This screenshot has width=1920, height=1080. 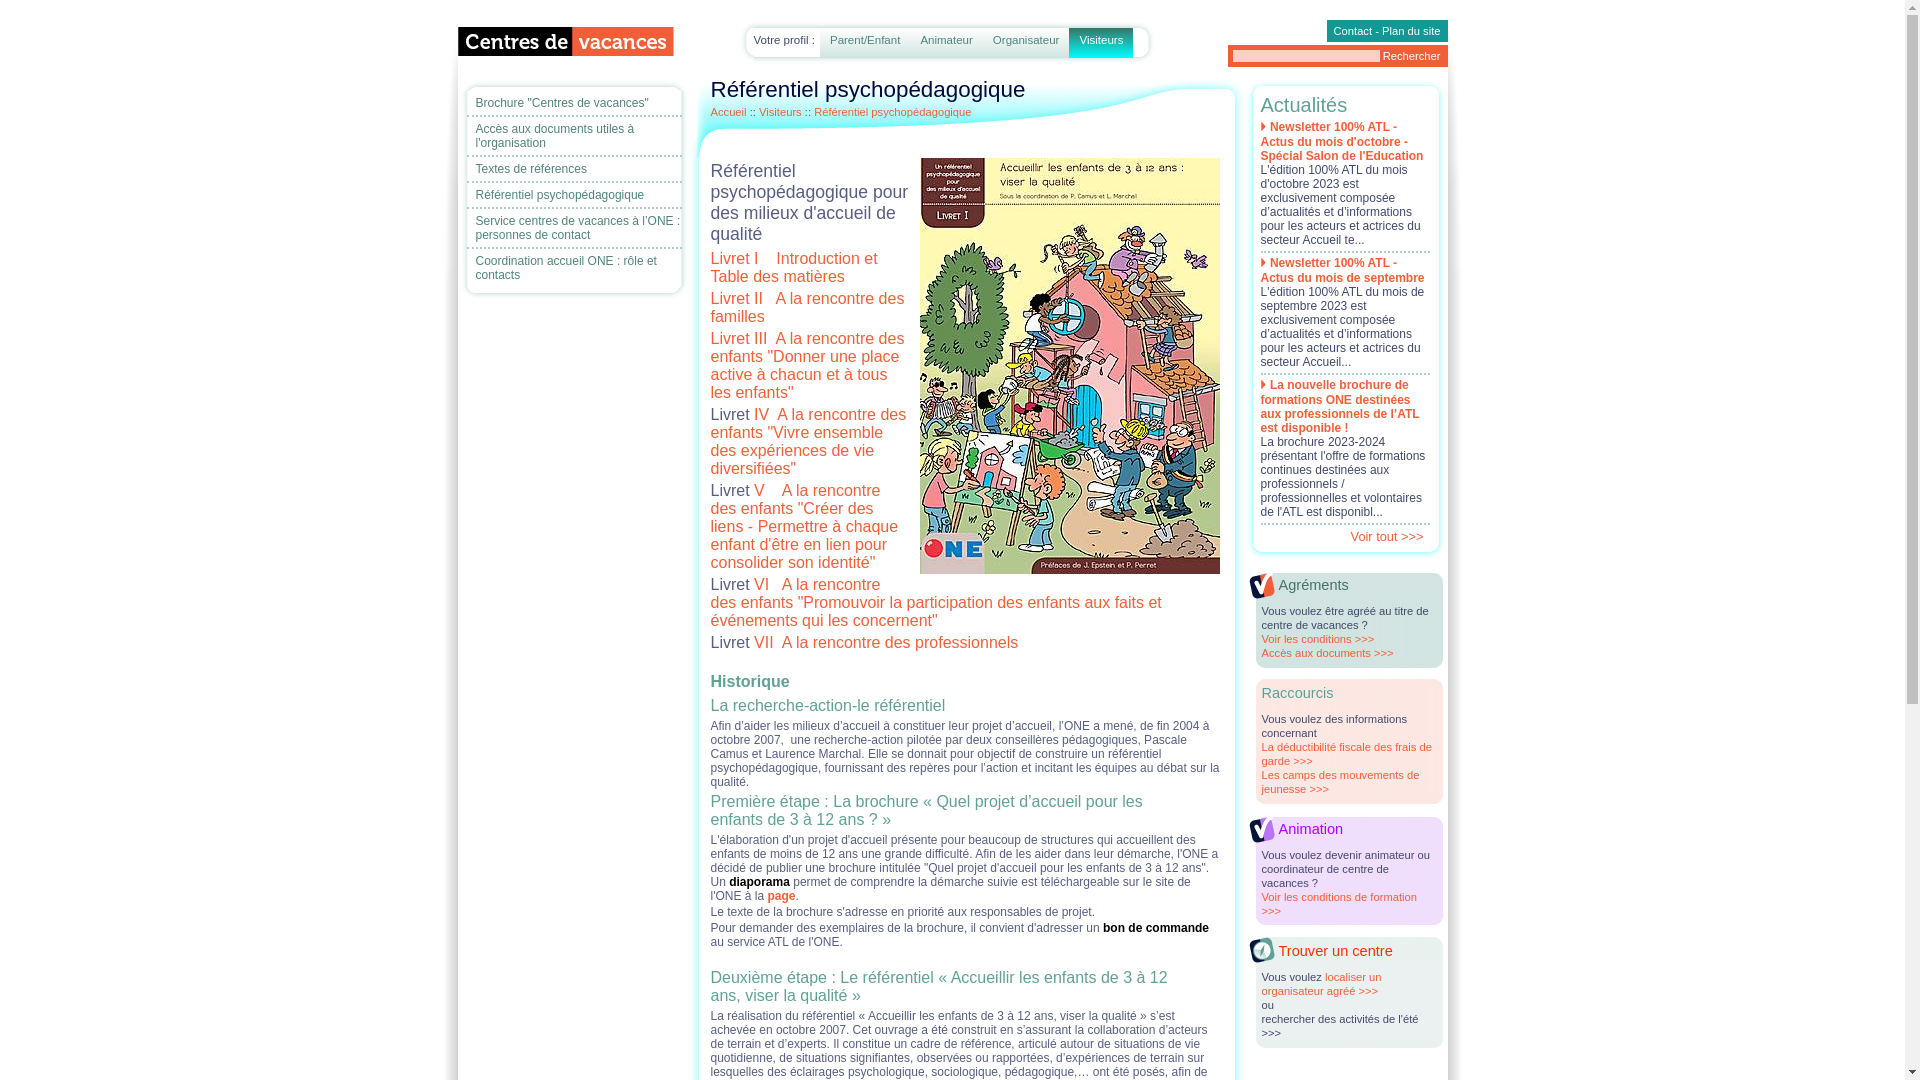 I want to click on 'Voir les conditions de formation >>>', so click(x=1261, y=903).